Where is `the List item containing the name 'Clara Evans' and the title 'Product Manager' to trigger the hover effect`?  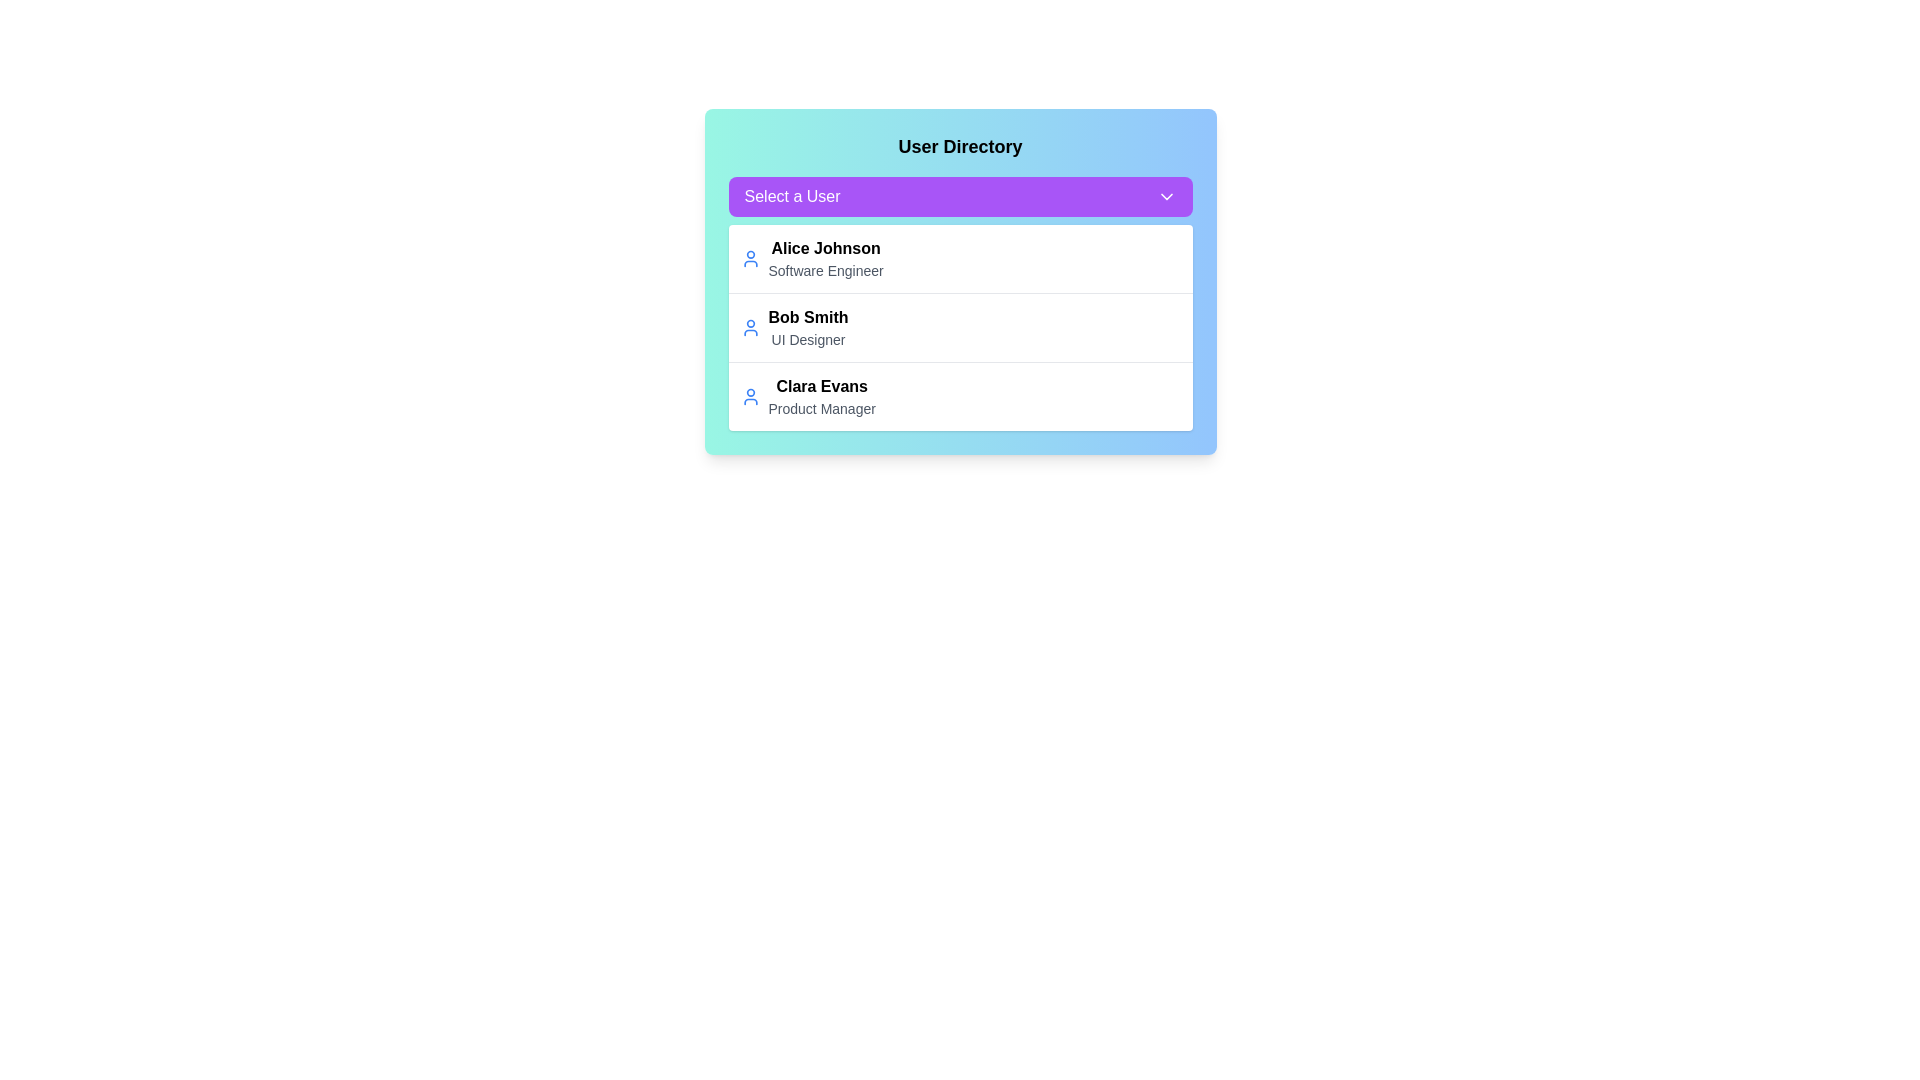 the List item containing the name 'Clara Evans' and the title 'Product Manager' to trigger the hover effect is located at coordinates (960, 396).